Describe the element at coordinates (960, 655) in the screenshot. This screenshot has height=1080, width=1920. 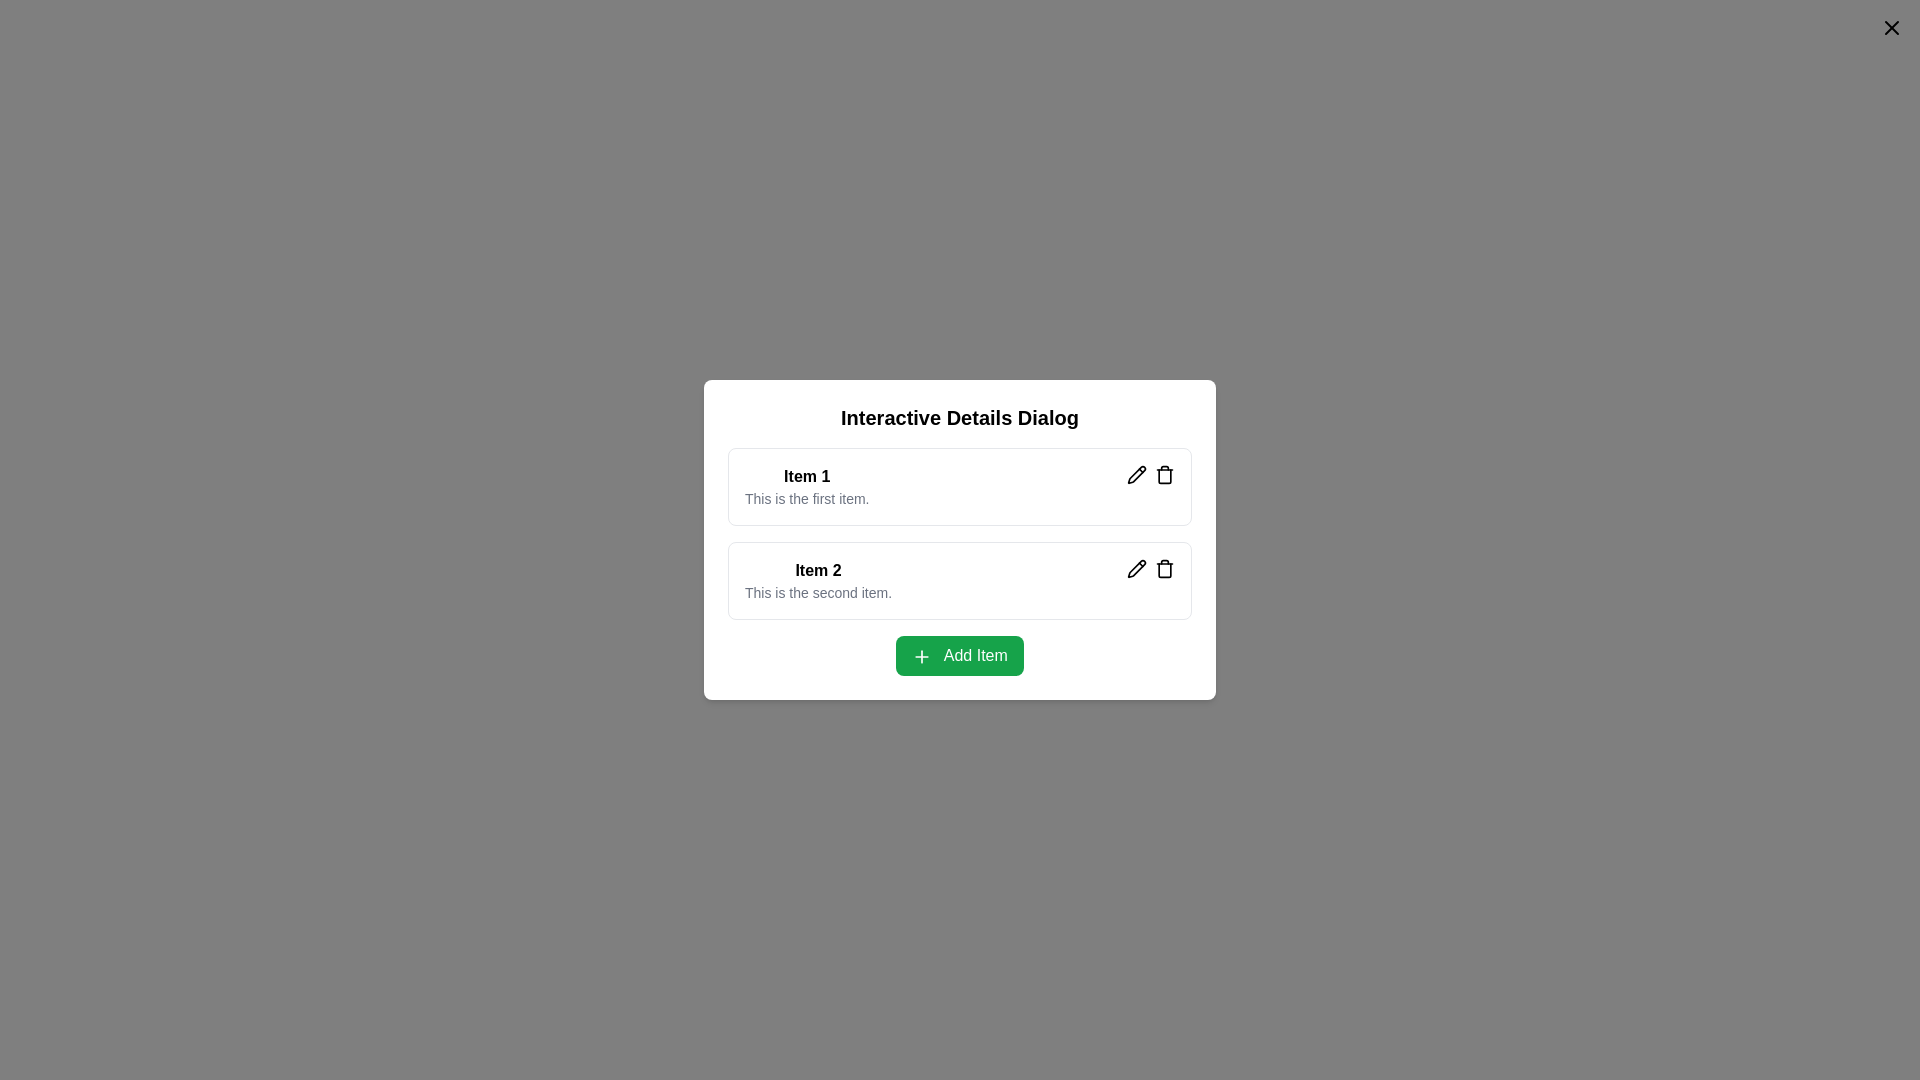
I see `the add item button located centrally at the bottom of the dialog box, directly below the items labeled 'Item 1' and 'Item 2'` at that location.